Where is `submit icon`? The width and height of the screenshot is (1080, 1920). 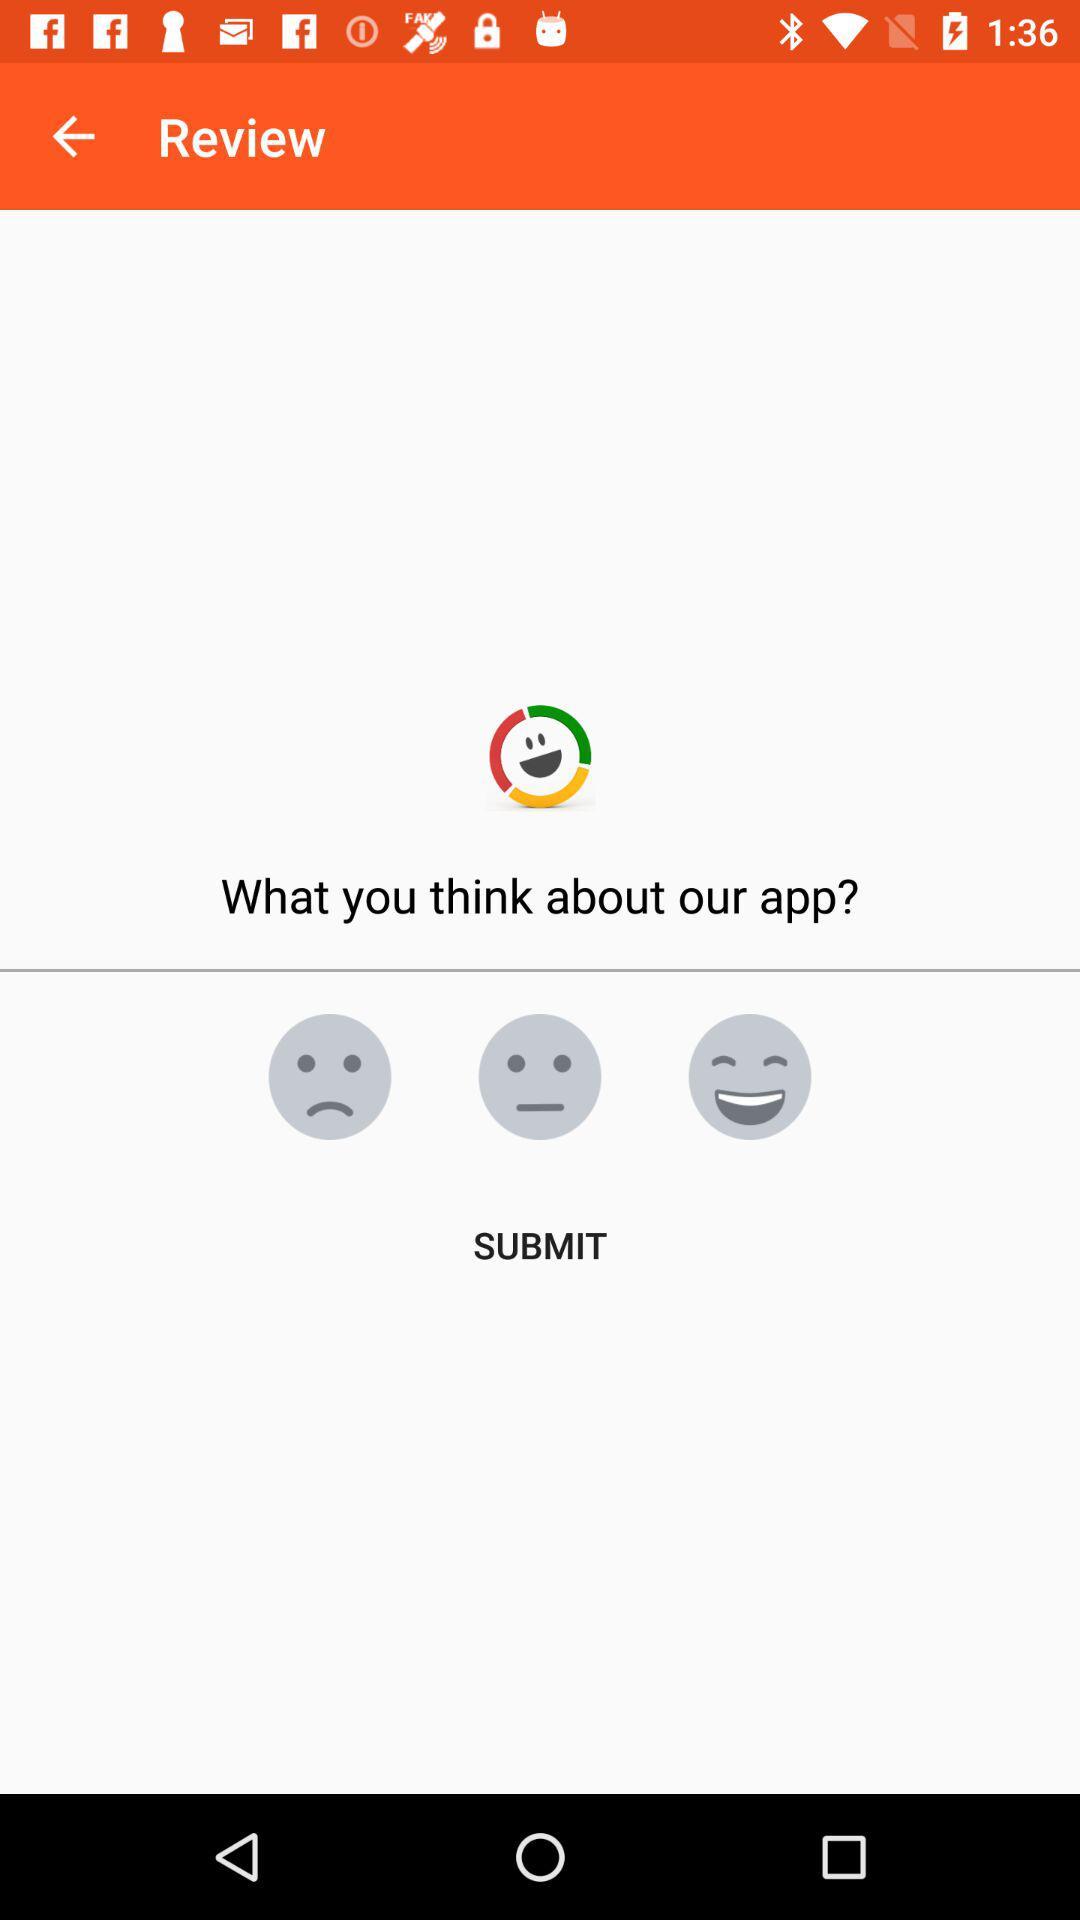
submit icon is located at coordinates (540, 1243).